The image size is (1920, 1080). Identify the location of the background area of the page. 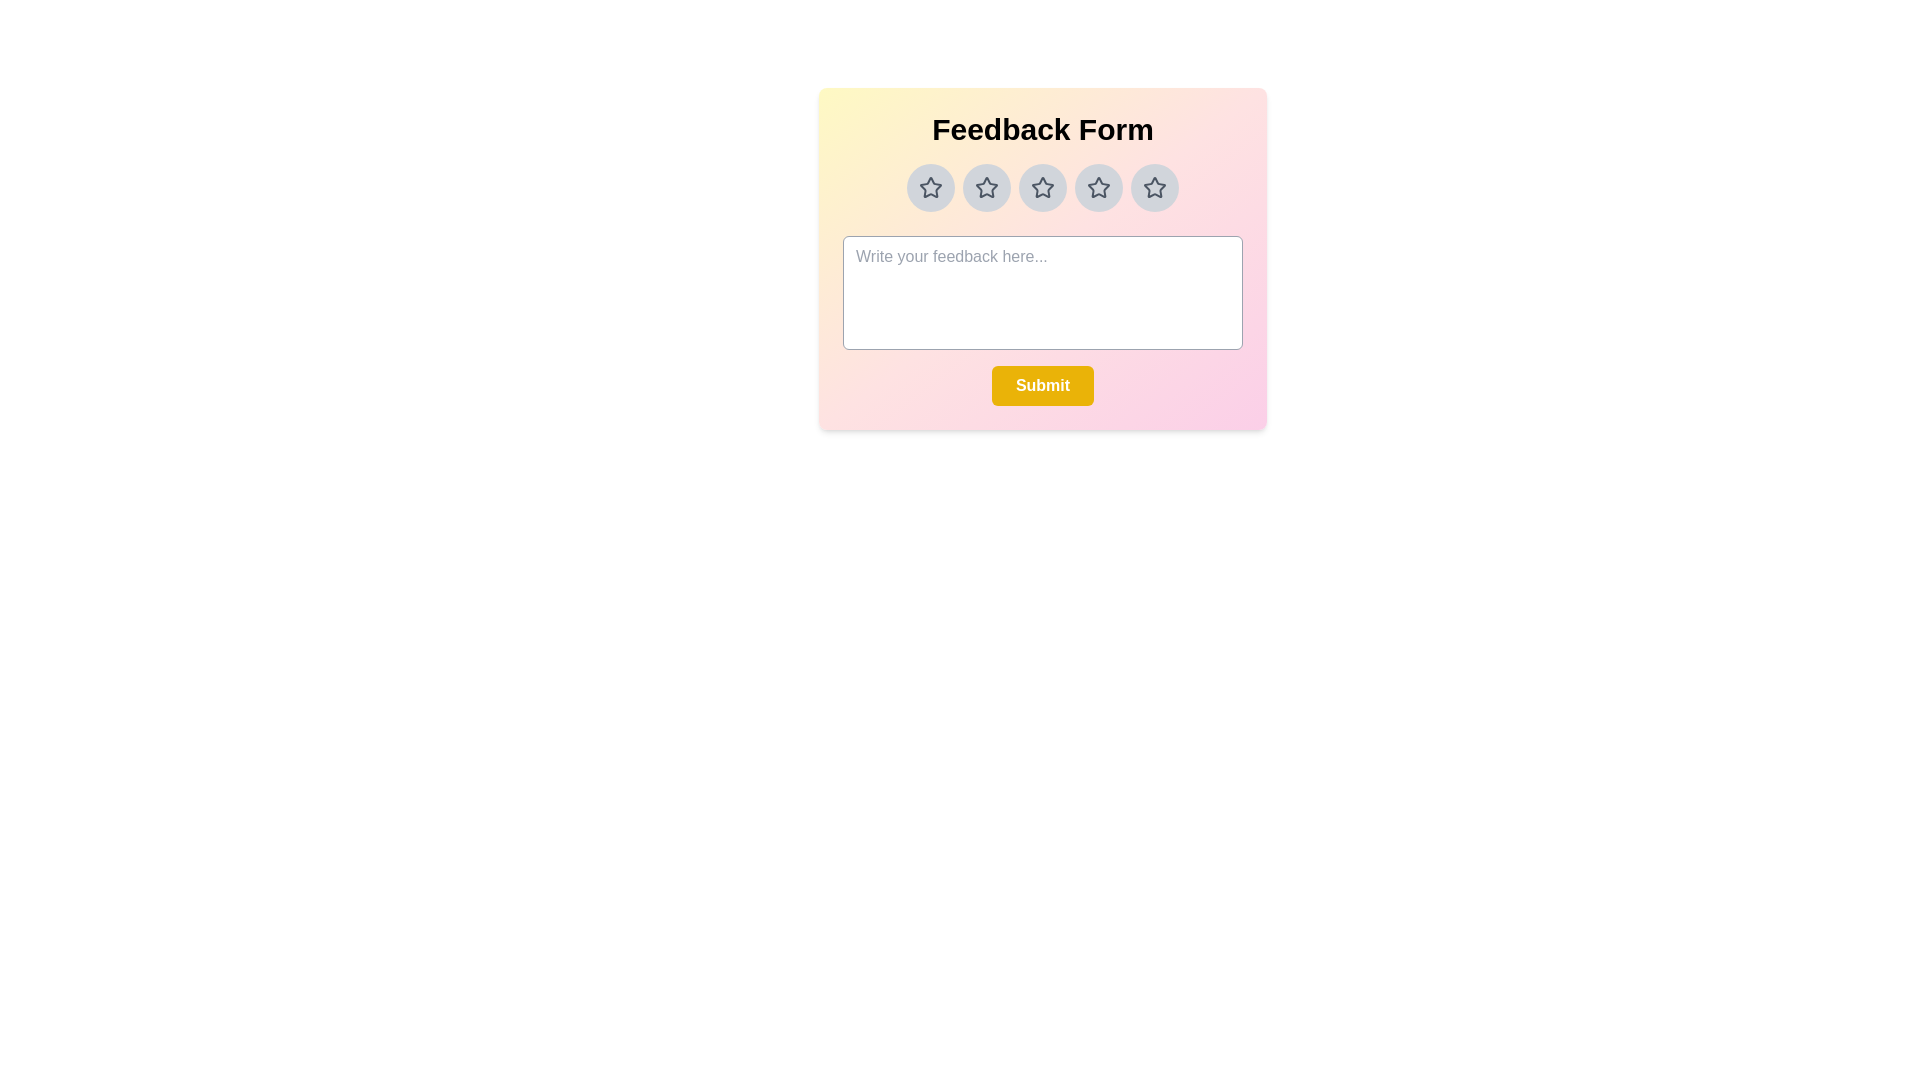
(767, 499).